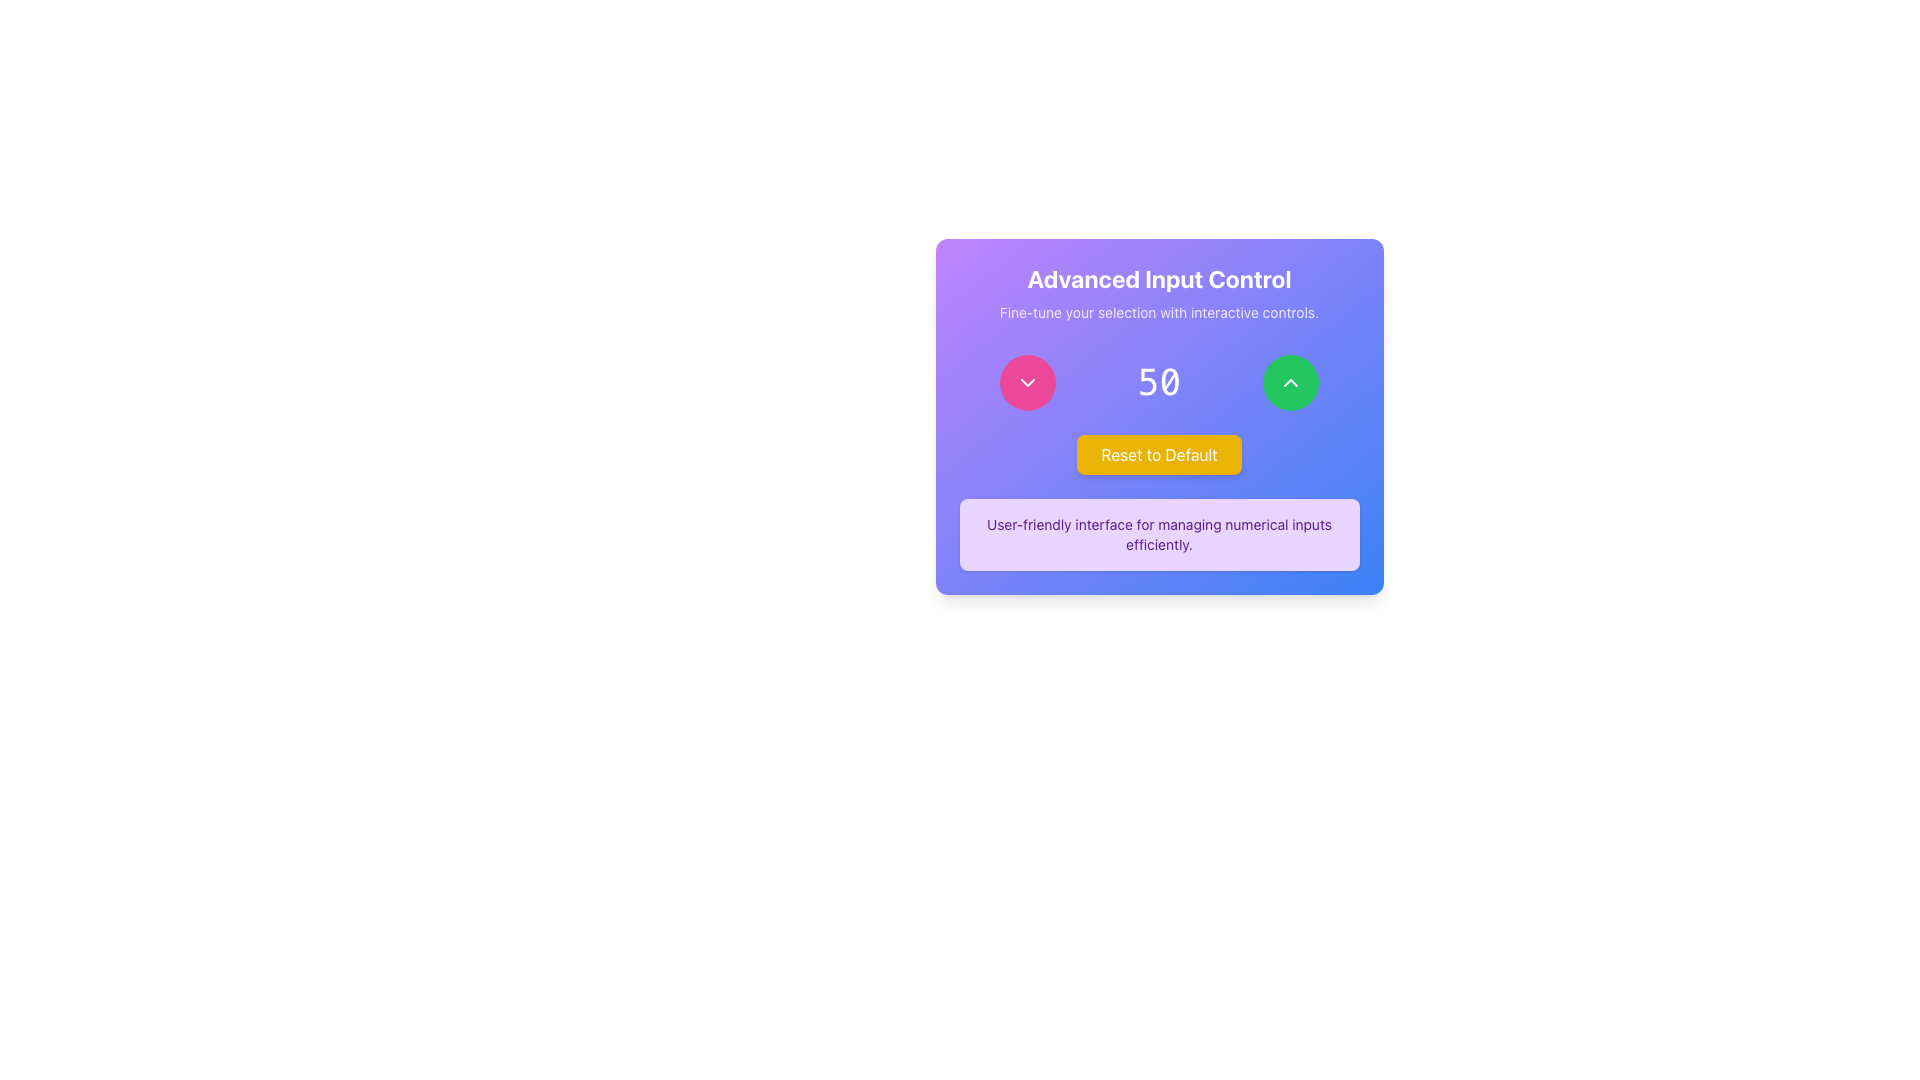 The width and height of the screenshot is (1920, 1080). Describe the element at coordinates (1159, 382) in the screenshot. I see `the Text Display showing the number '50' in a bold, large monospace font, which is centrally located in the interactive section of the card` at that location.